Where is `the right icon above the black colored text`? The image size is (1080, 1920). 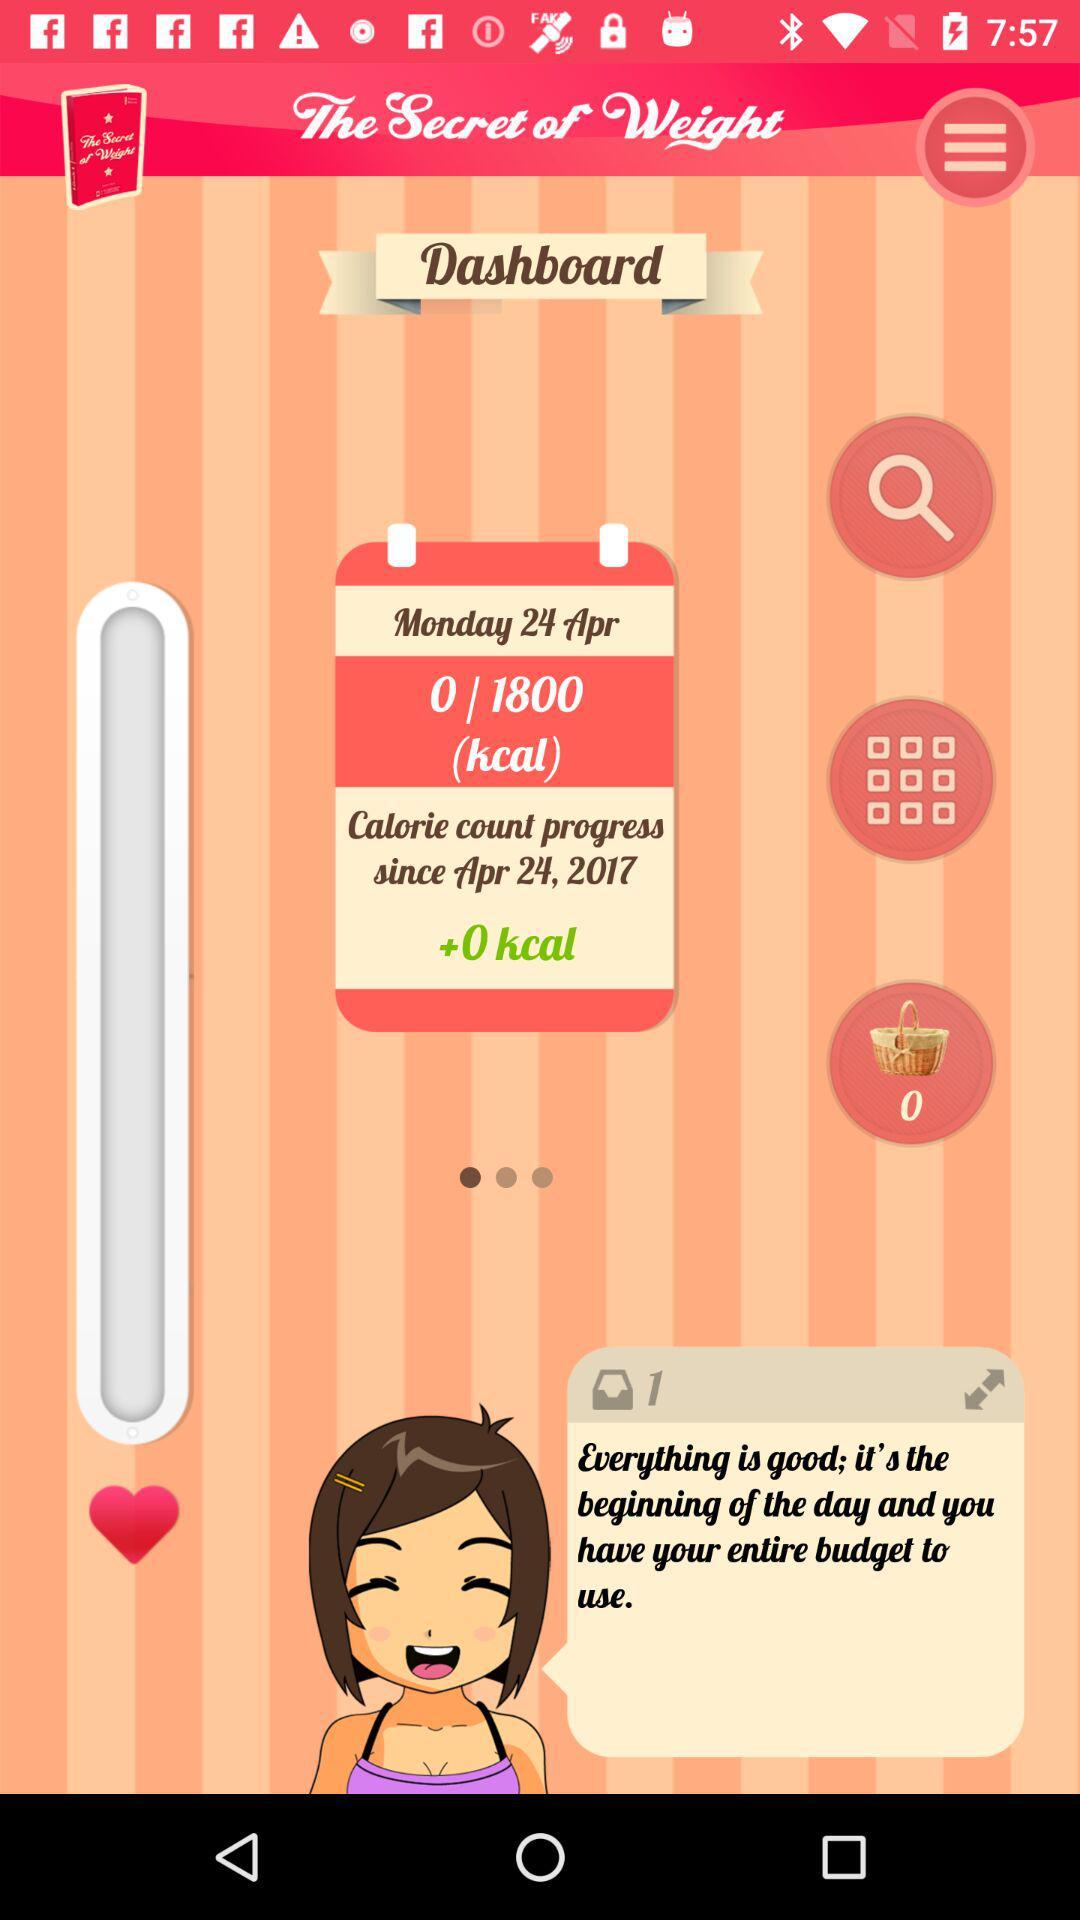
the right icon above the black colored text is located at coordinates (983, 1387).